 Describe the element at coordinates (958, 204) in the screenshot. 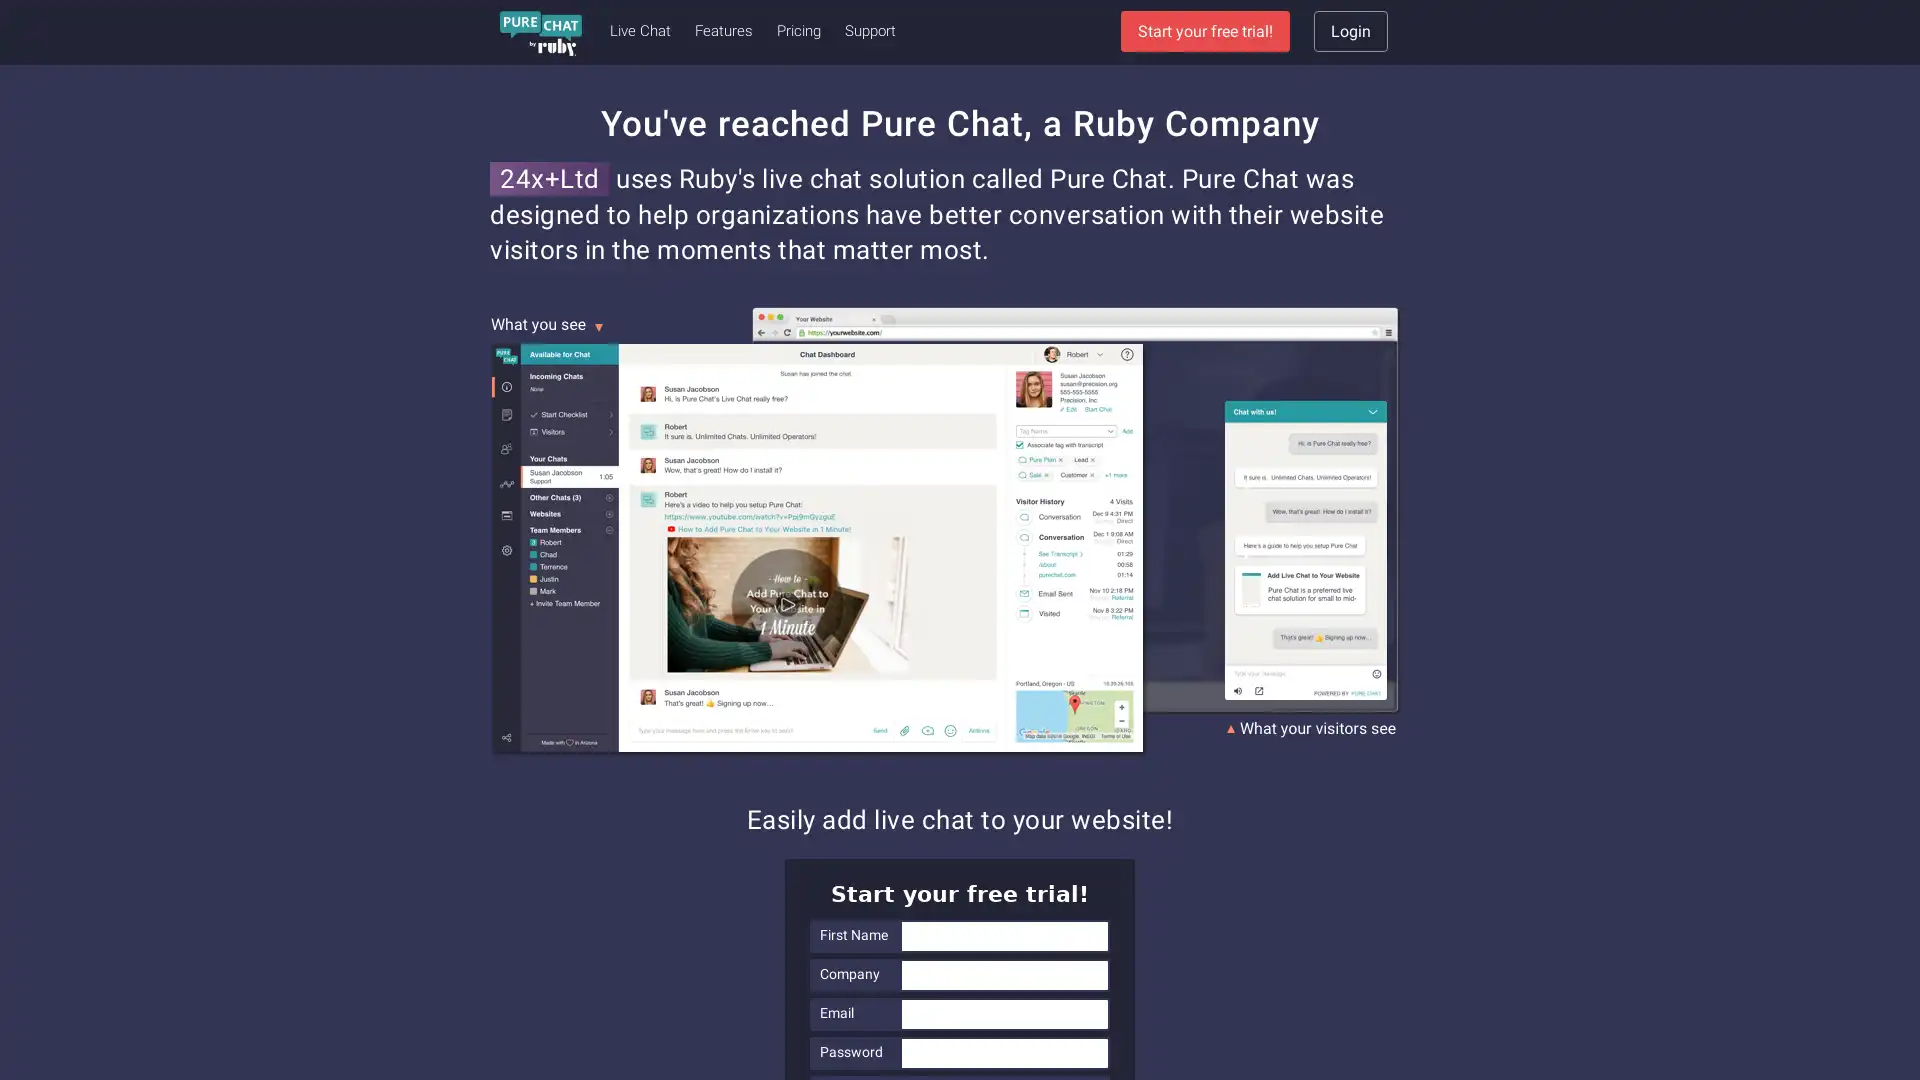

I see `Sign Up` at that location.